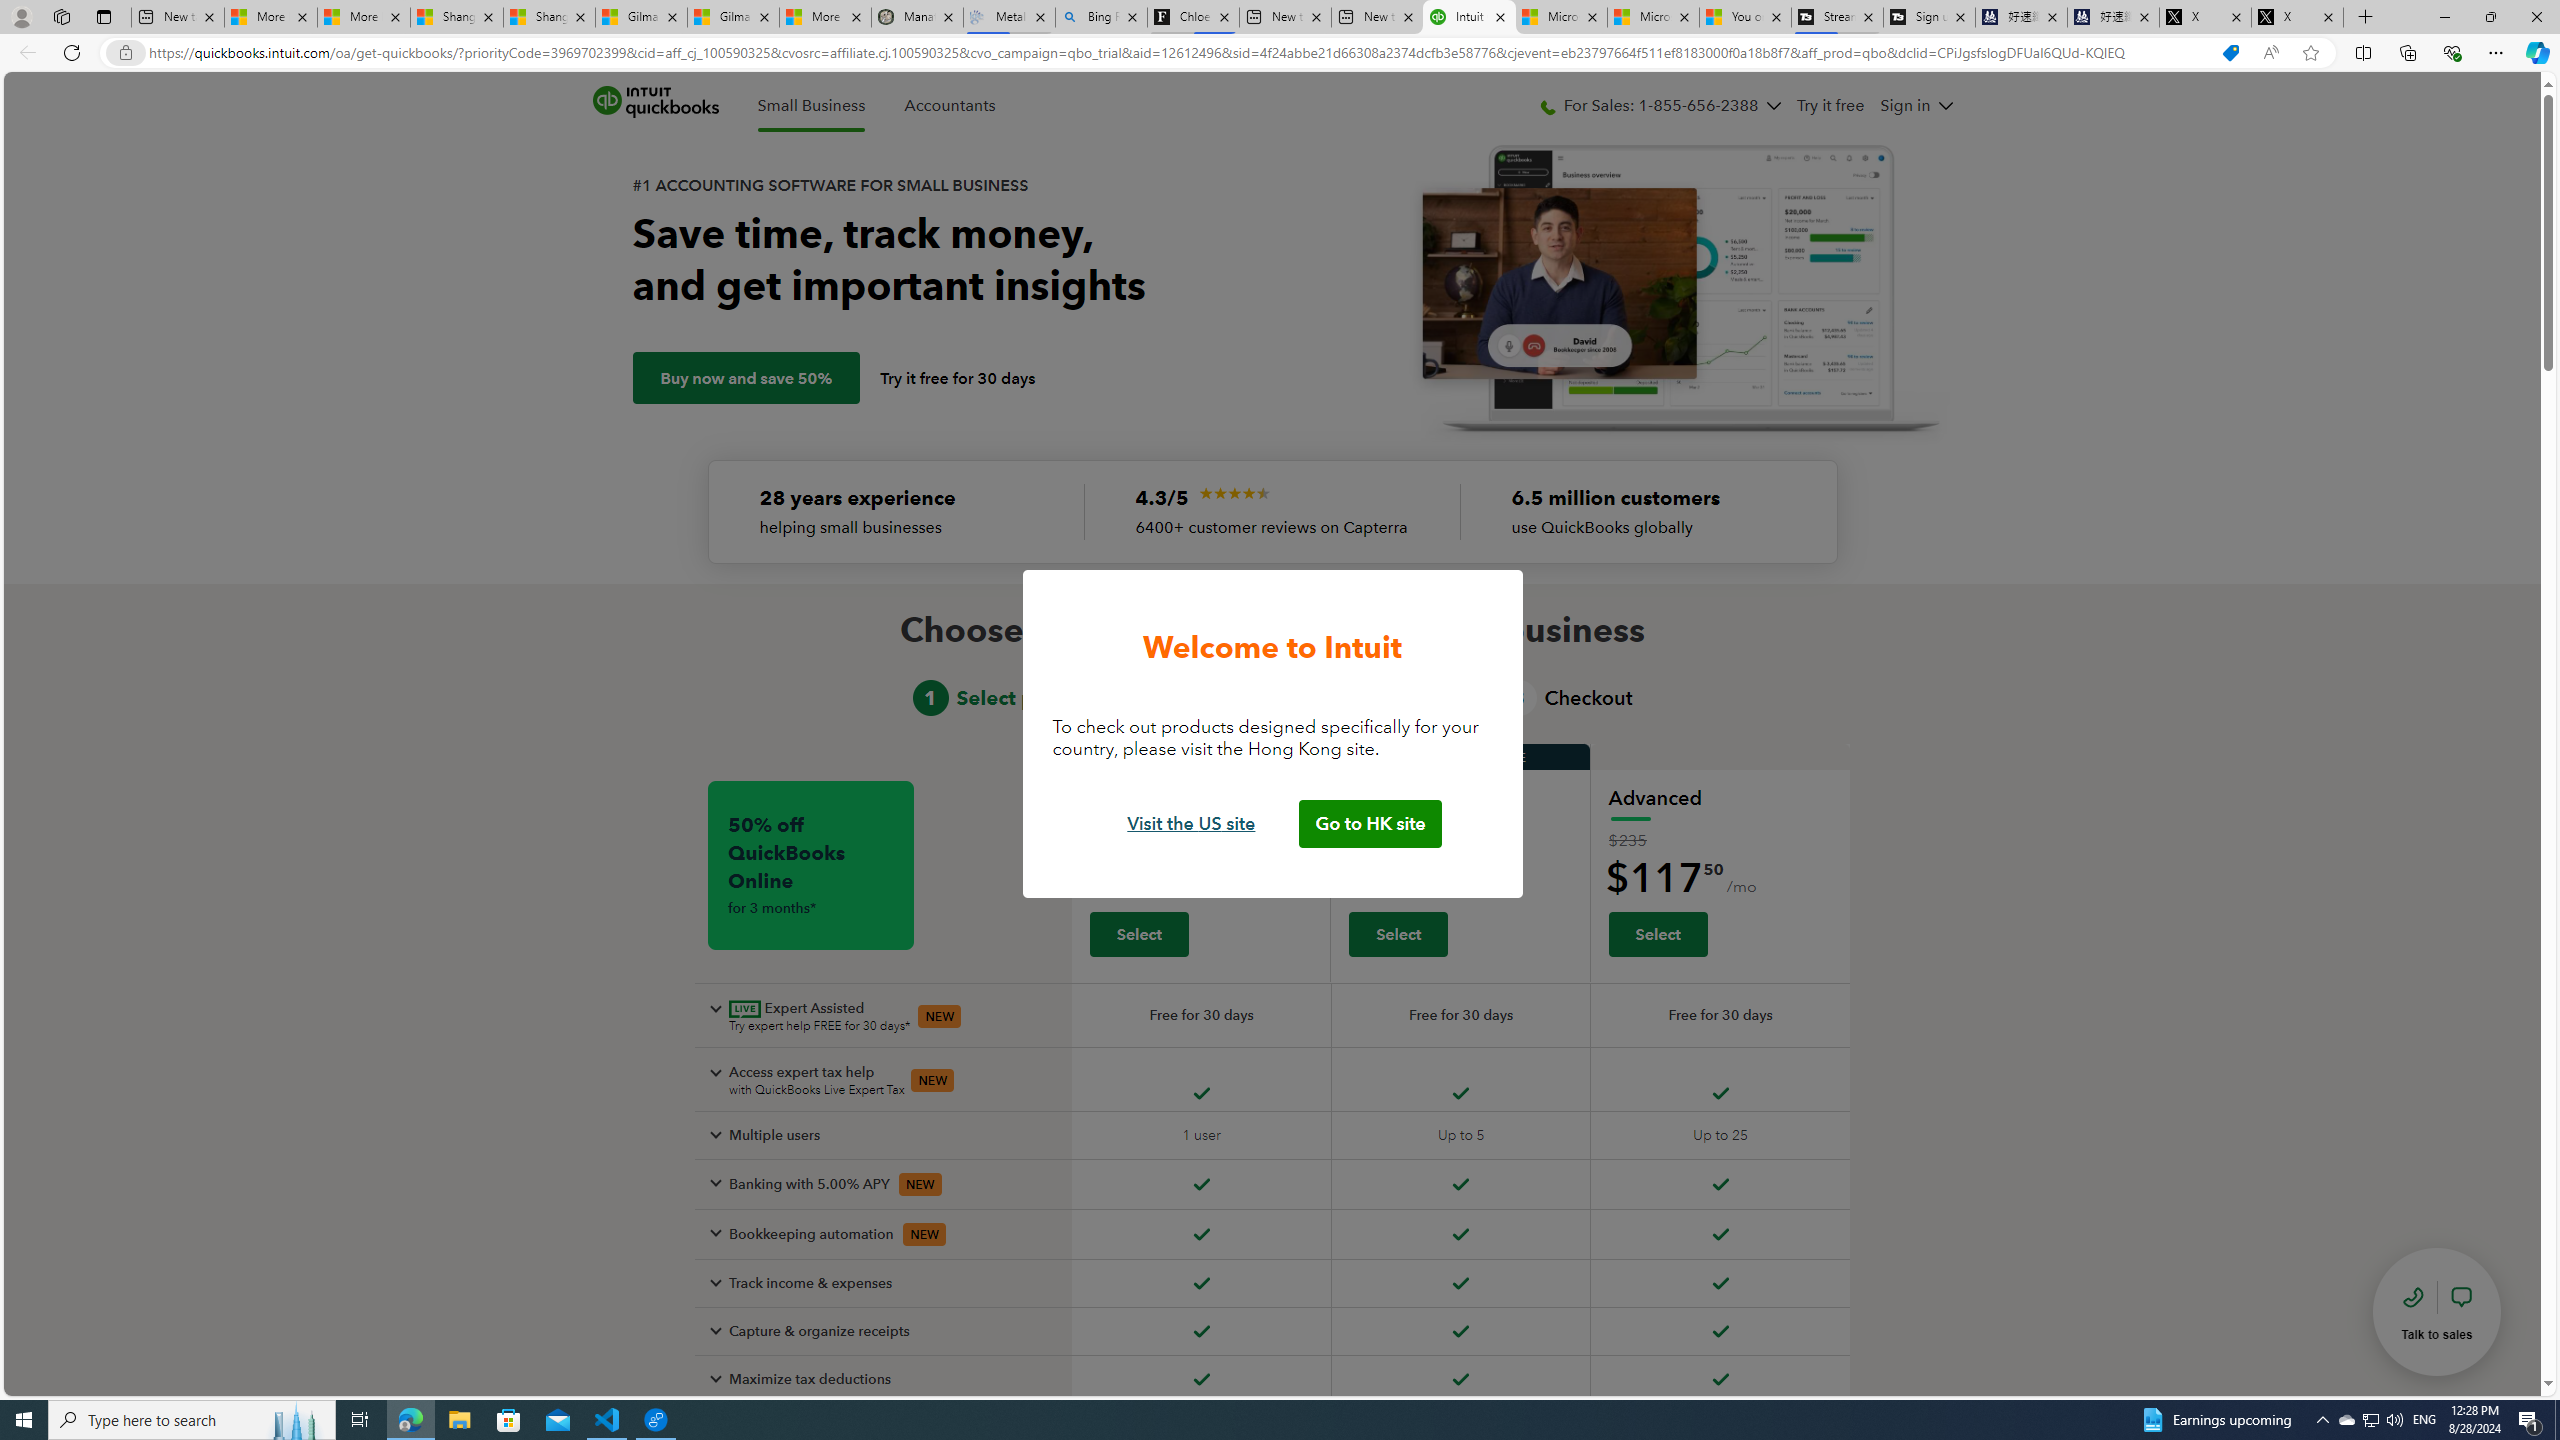 Image resolution: width=2560 pixels, height=1440 pixels. What do you see at coordinates (1194, 16) in the screenshot?
I see `'Chloe Sorvino'` at bounding box center [1194, 16].